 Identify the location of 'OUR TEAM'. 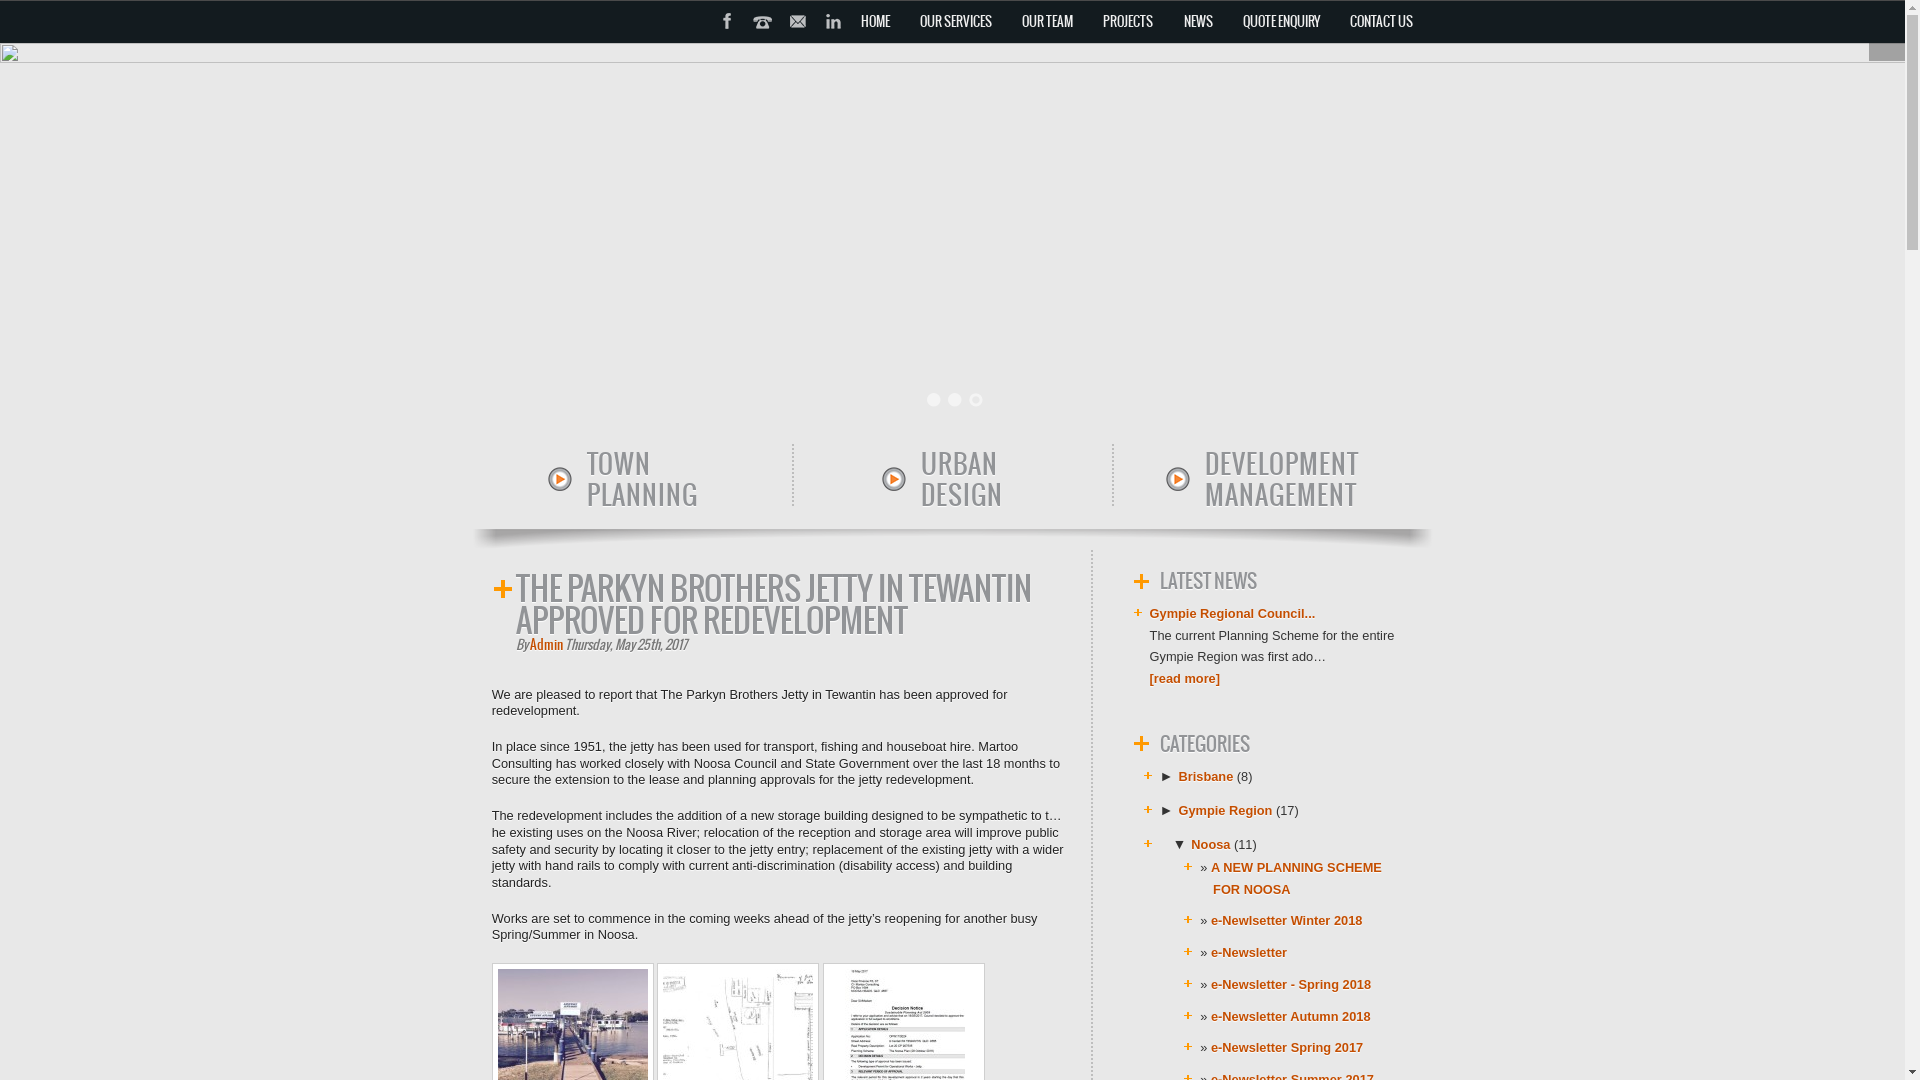
(1046, 22).